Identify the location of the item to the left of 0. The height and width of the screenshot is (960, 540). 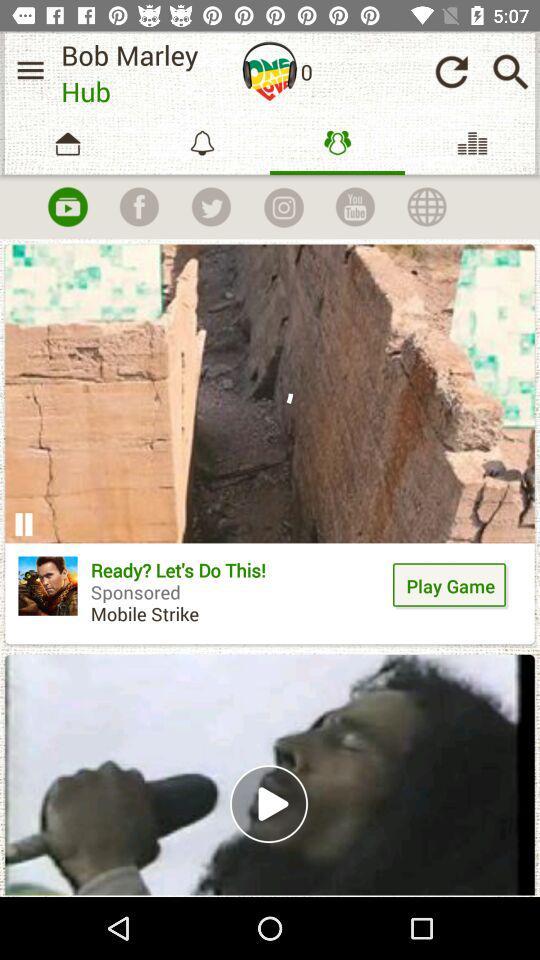
(270, 71).